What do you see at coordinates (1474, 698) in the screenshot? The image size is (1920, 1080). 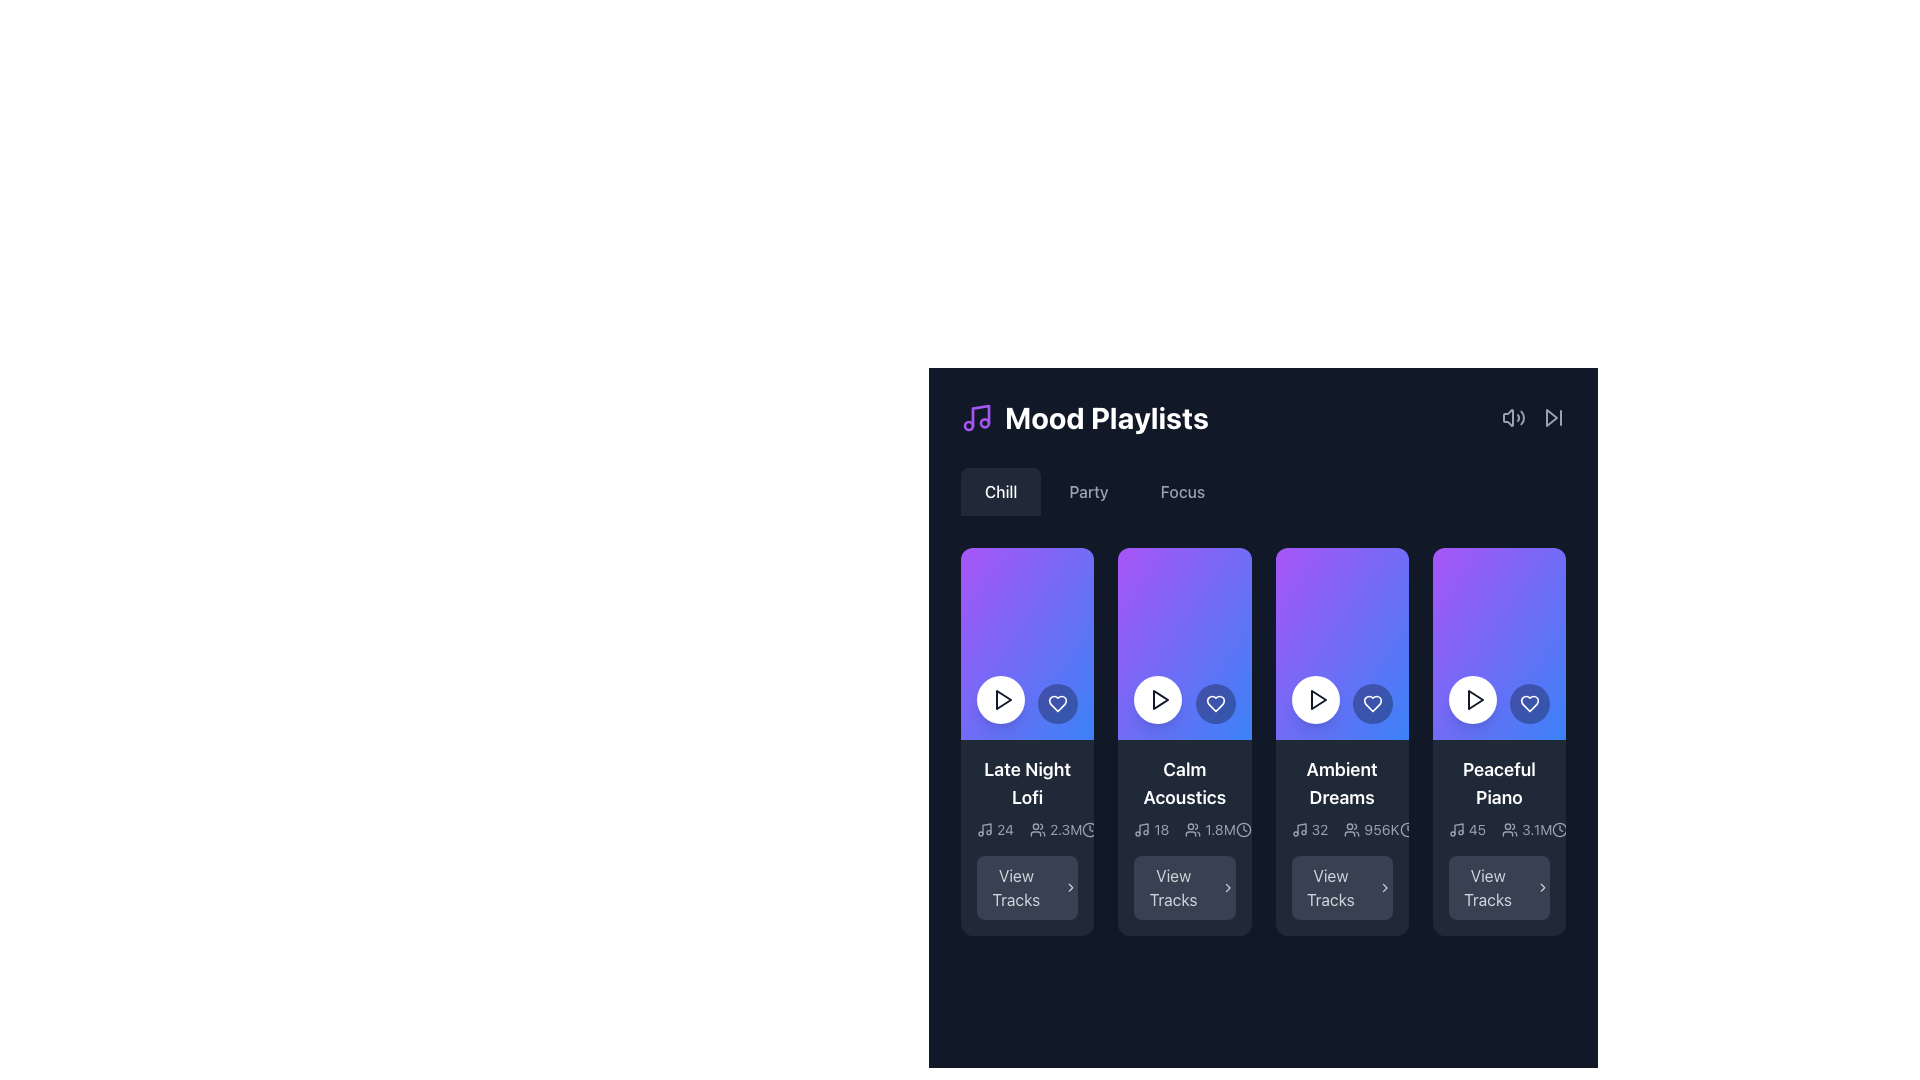 I see `the triangular play icon with a hollow outline located in the circular button at the top center of the card labeled 'Peaceful Piano' for potential tooltip or visual feedback` at bounding box center [1474, 698].